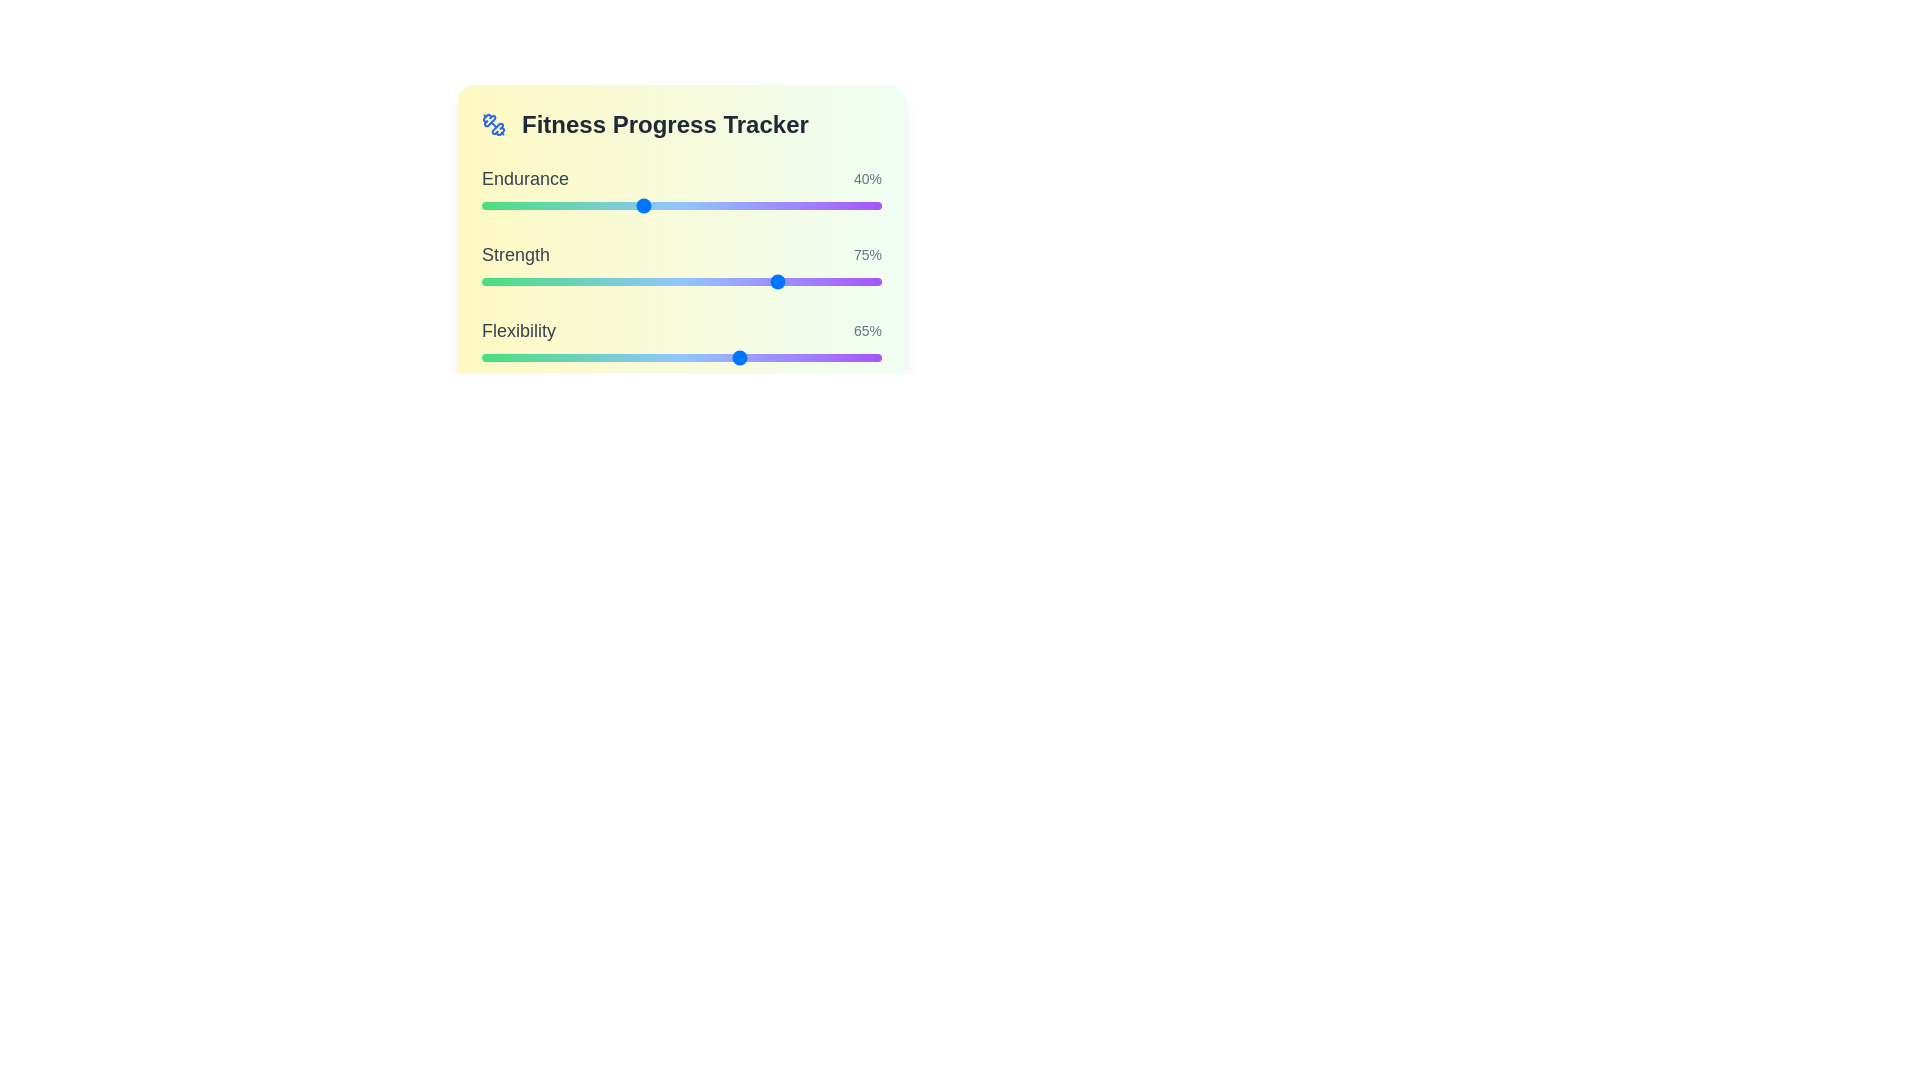  What do you see at coordinates (748, 357) in the screenshot?
I see `flexibility percentage` at bounding box center [748, 357].